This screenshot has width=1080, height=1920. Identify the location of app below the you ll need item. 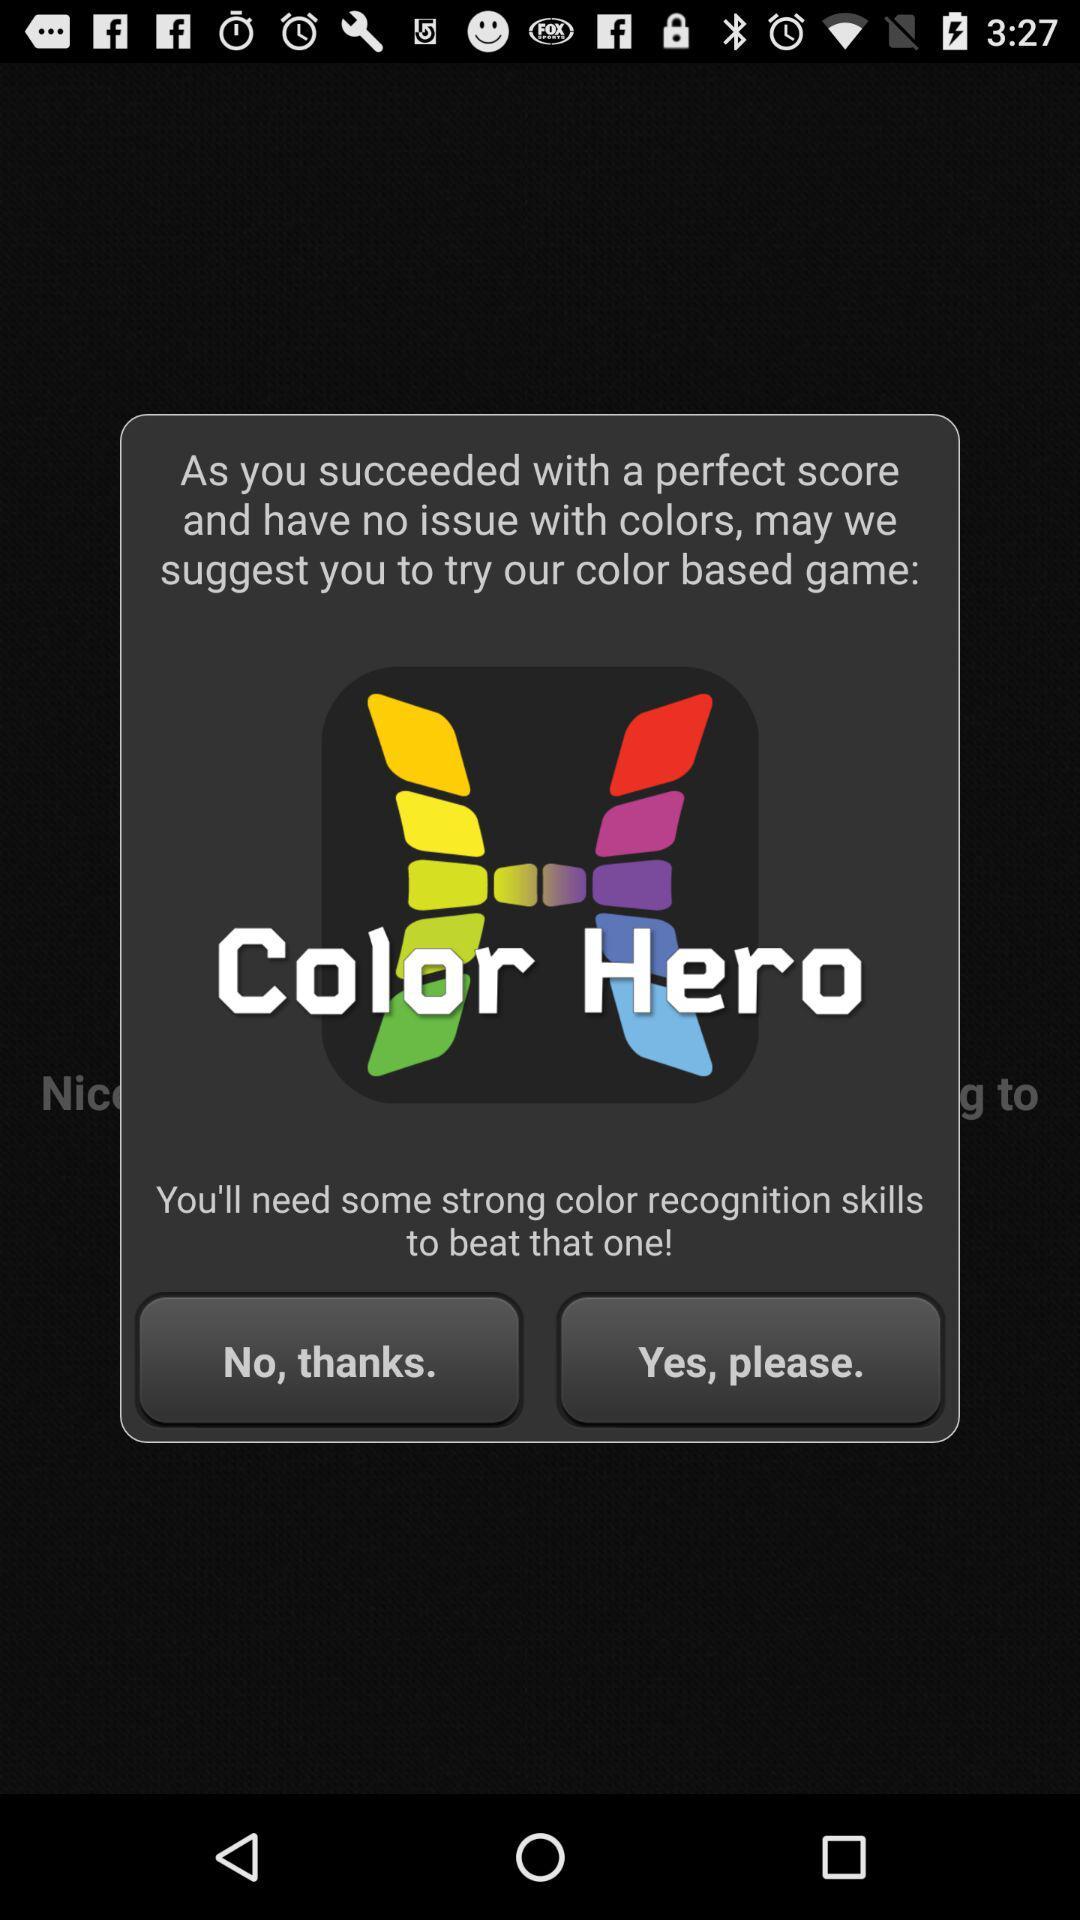
(750, 1360).